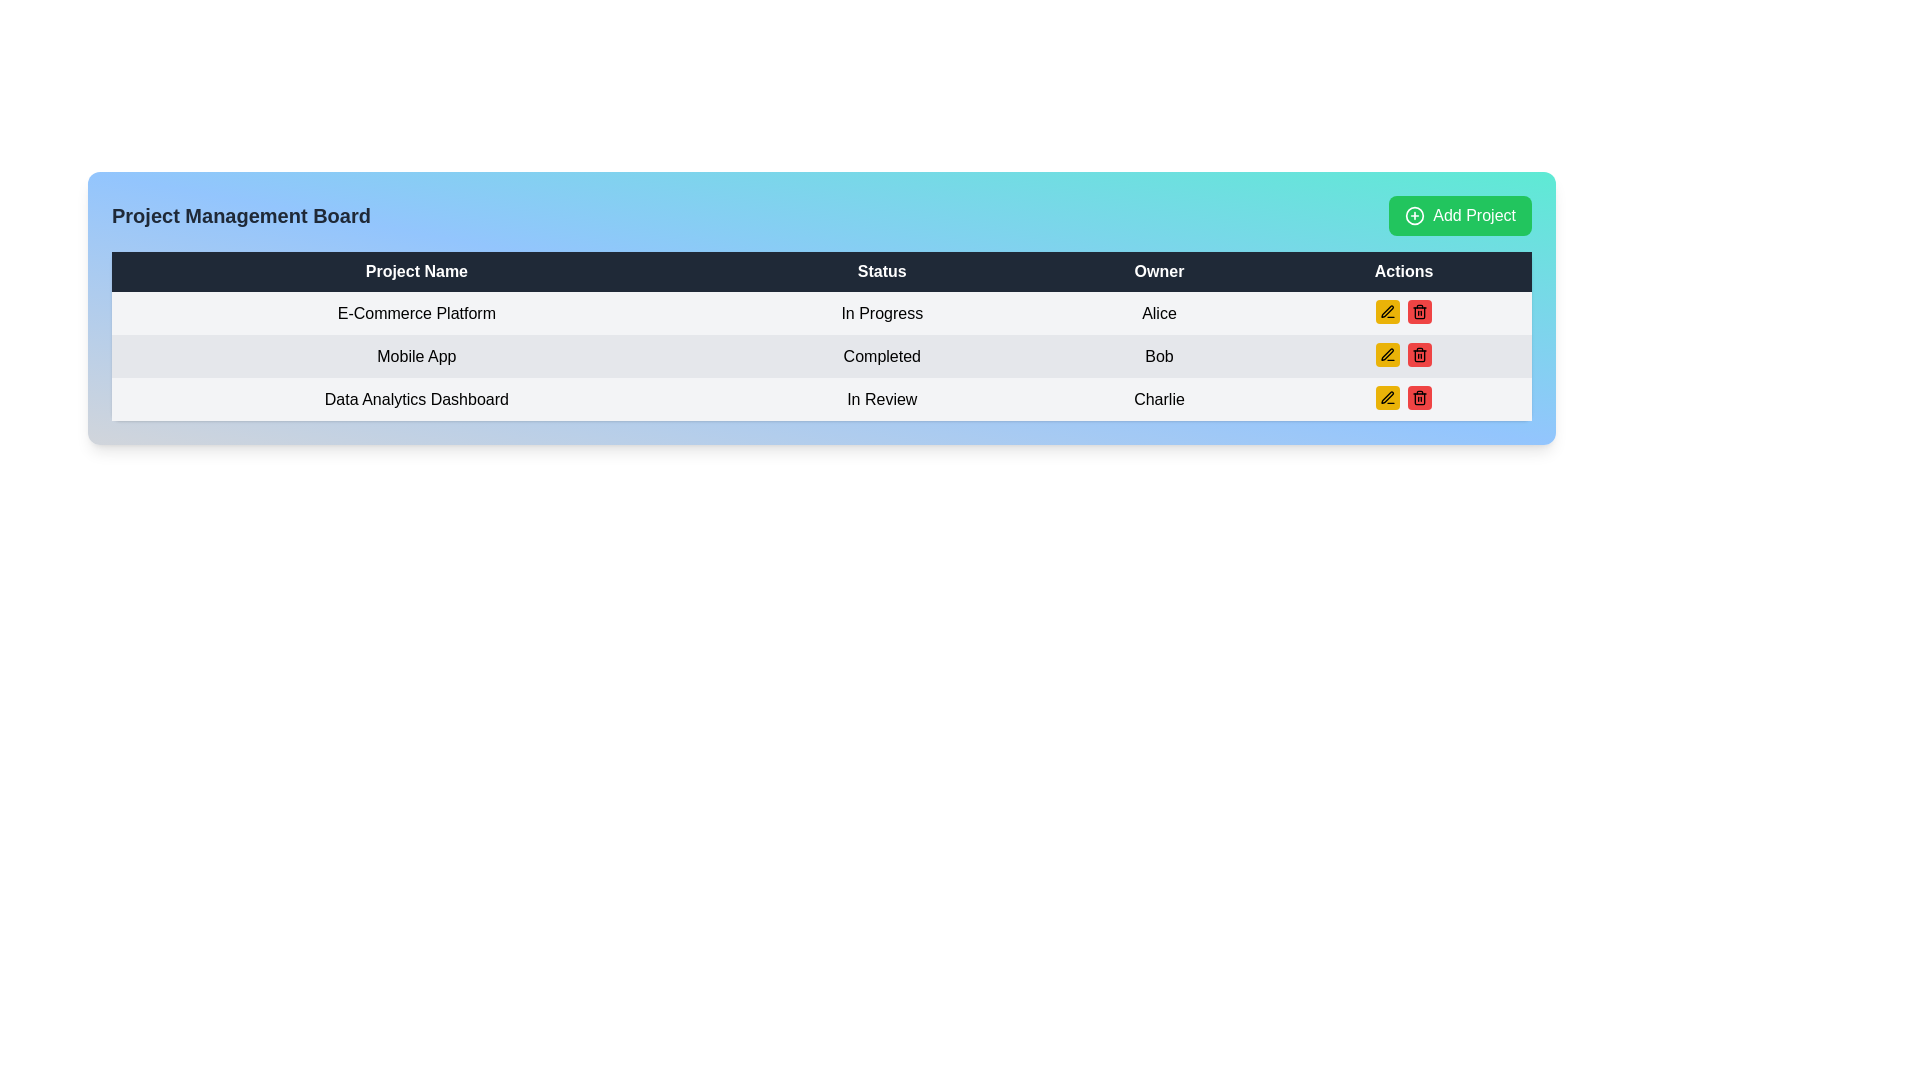 The image size is (1920, 1080). What do you see at coordinates (415, 355) in the screenshot?
I see `the text label that displays 'Mobile App', which is the first entry in the second row under the 'Project Name' column in the table layout` at bounding box center [415, 355].